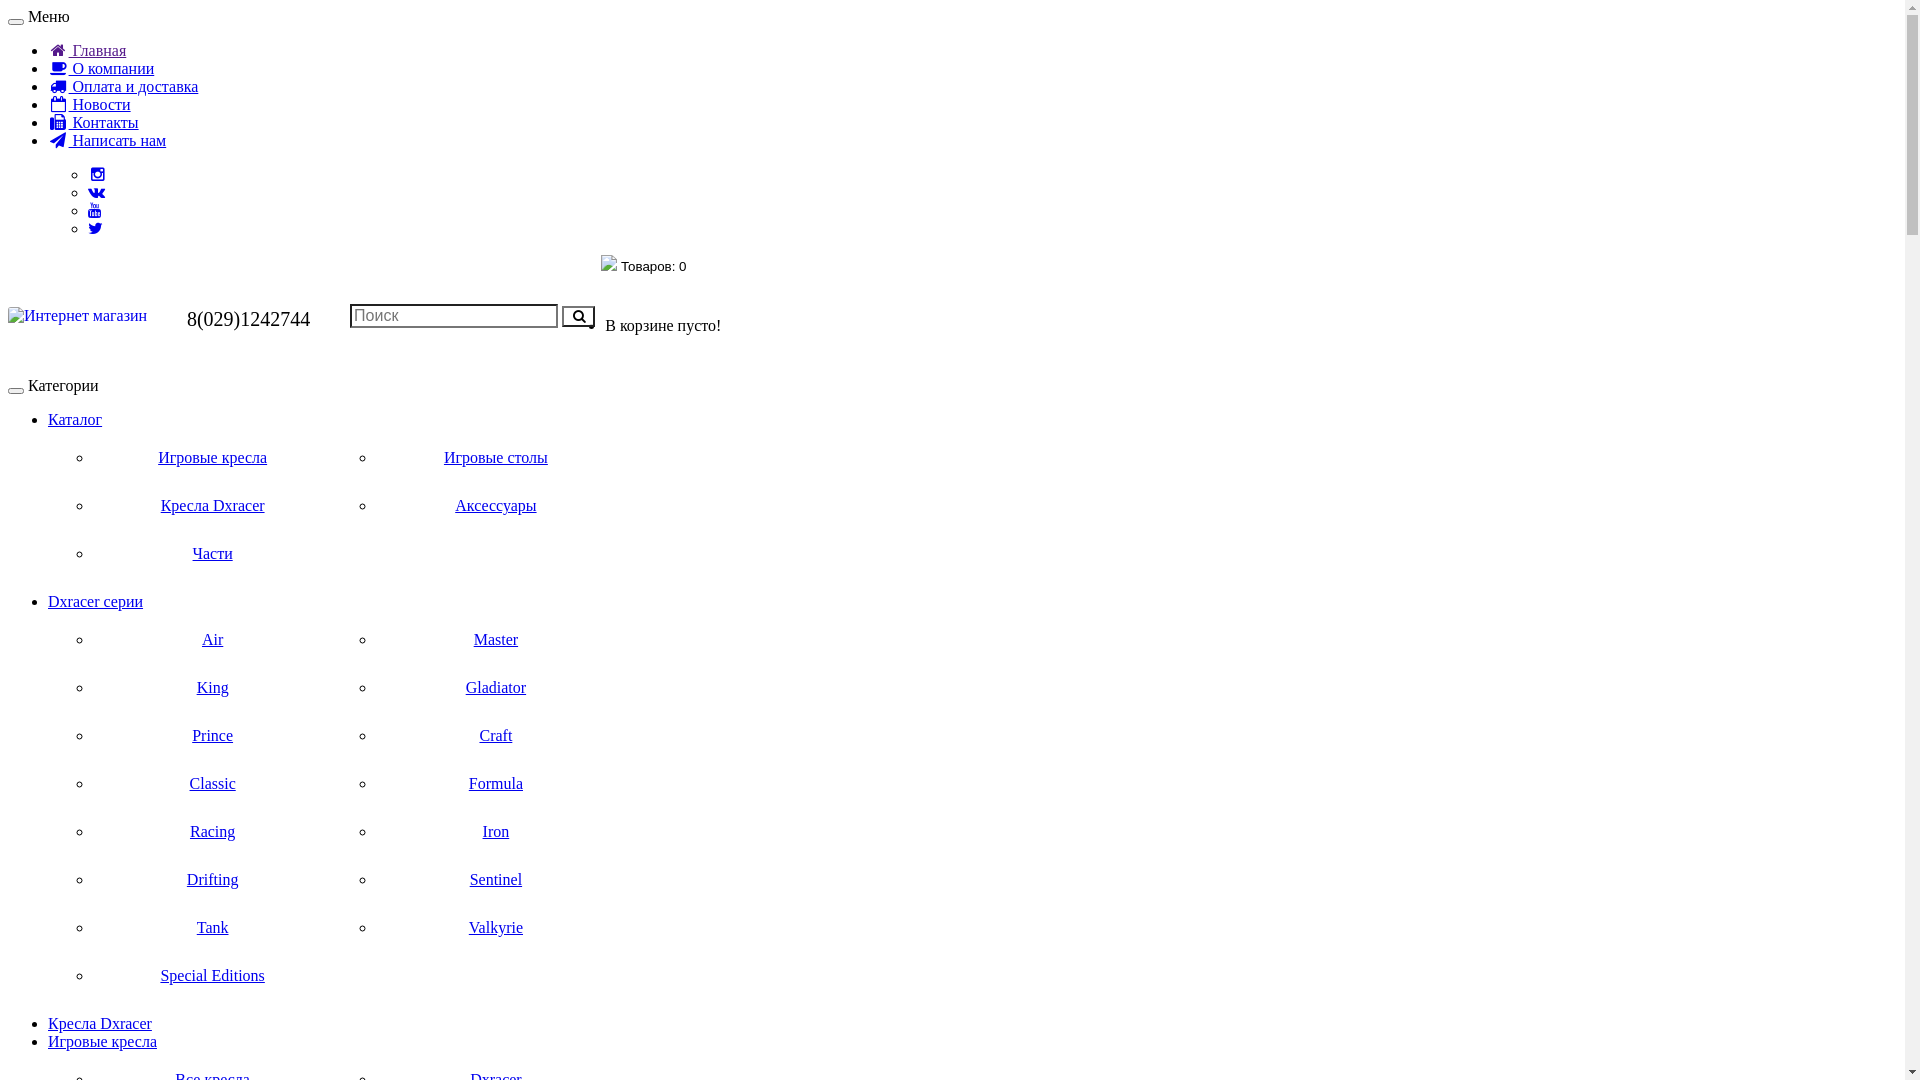 Image resolution: width=1920 pixels, height=1080 pixels. I want to click on 'Sentinel', so click(495, 878).